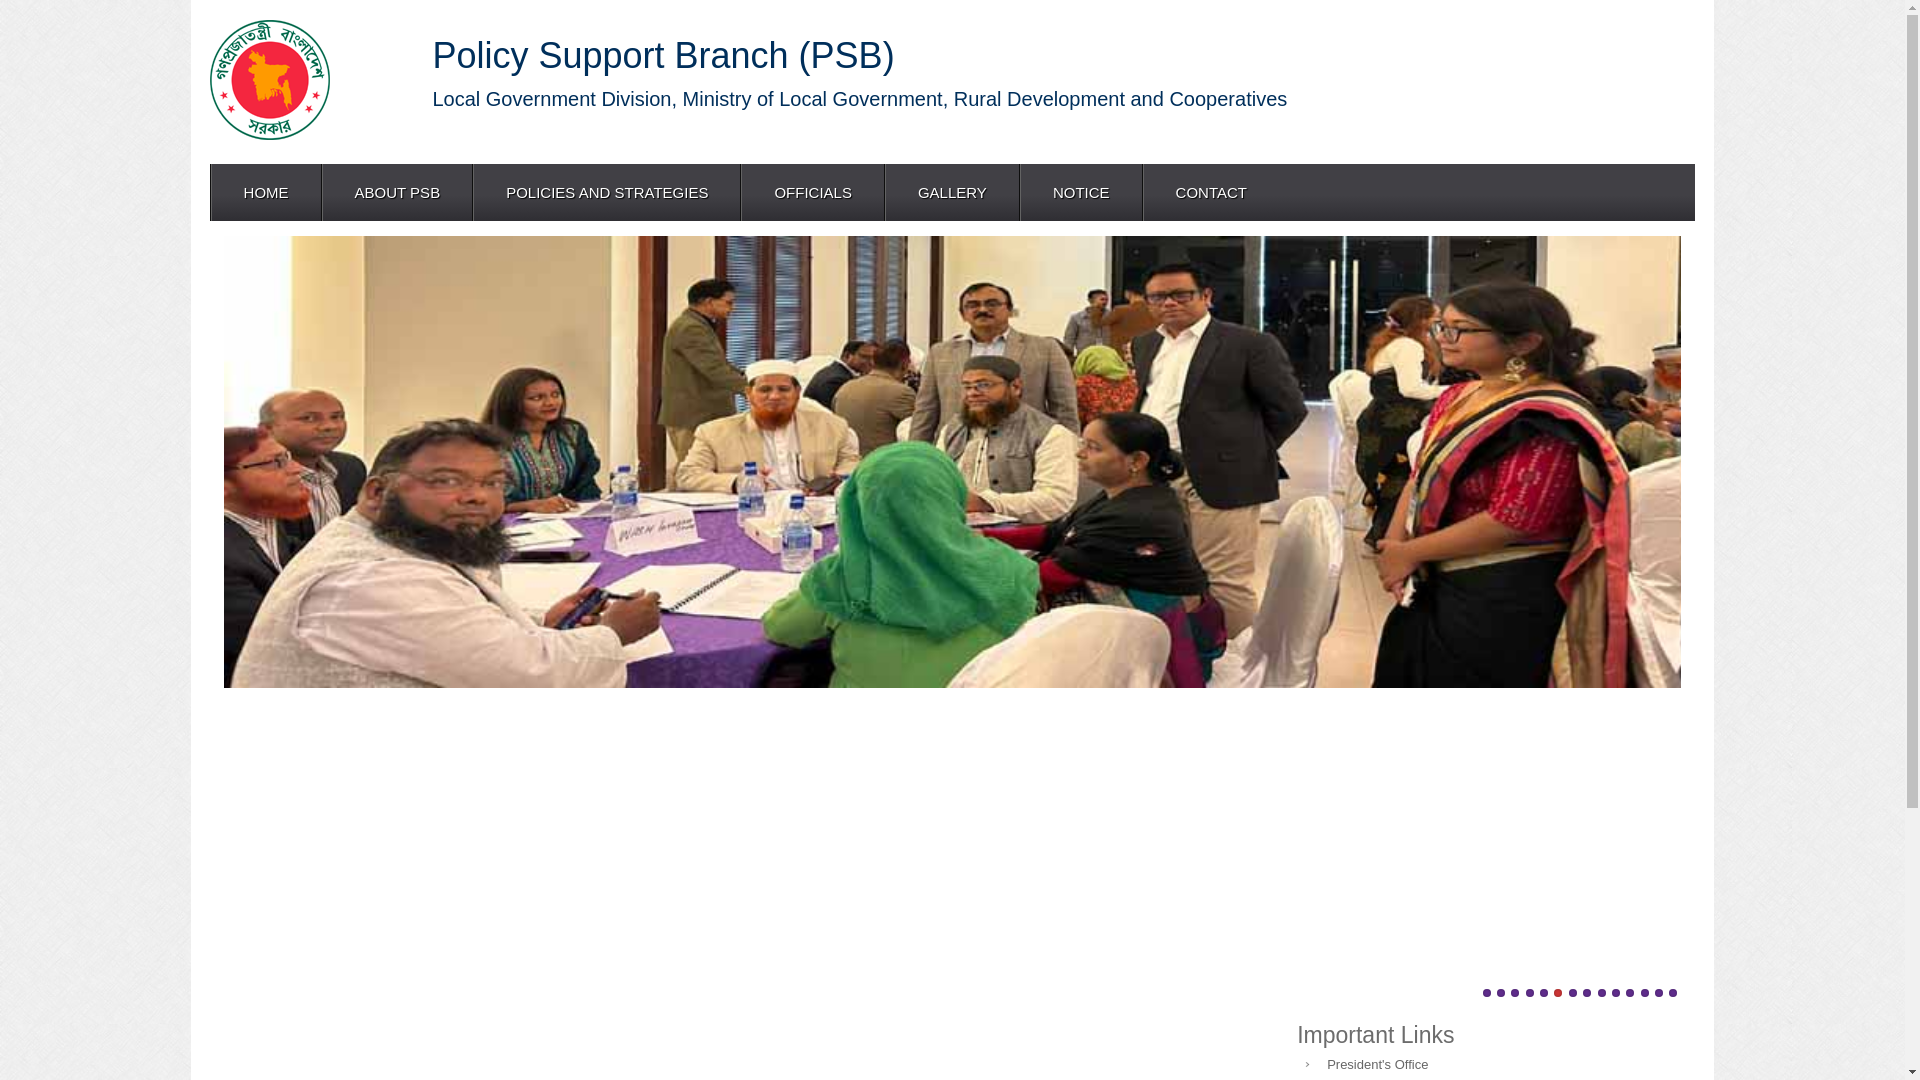 The height and width of the screenshot is (1080, 1920). Describe the element at coordinates (1659, 992) in the screenshot. I see `'13'` at that location.